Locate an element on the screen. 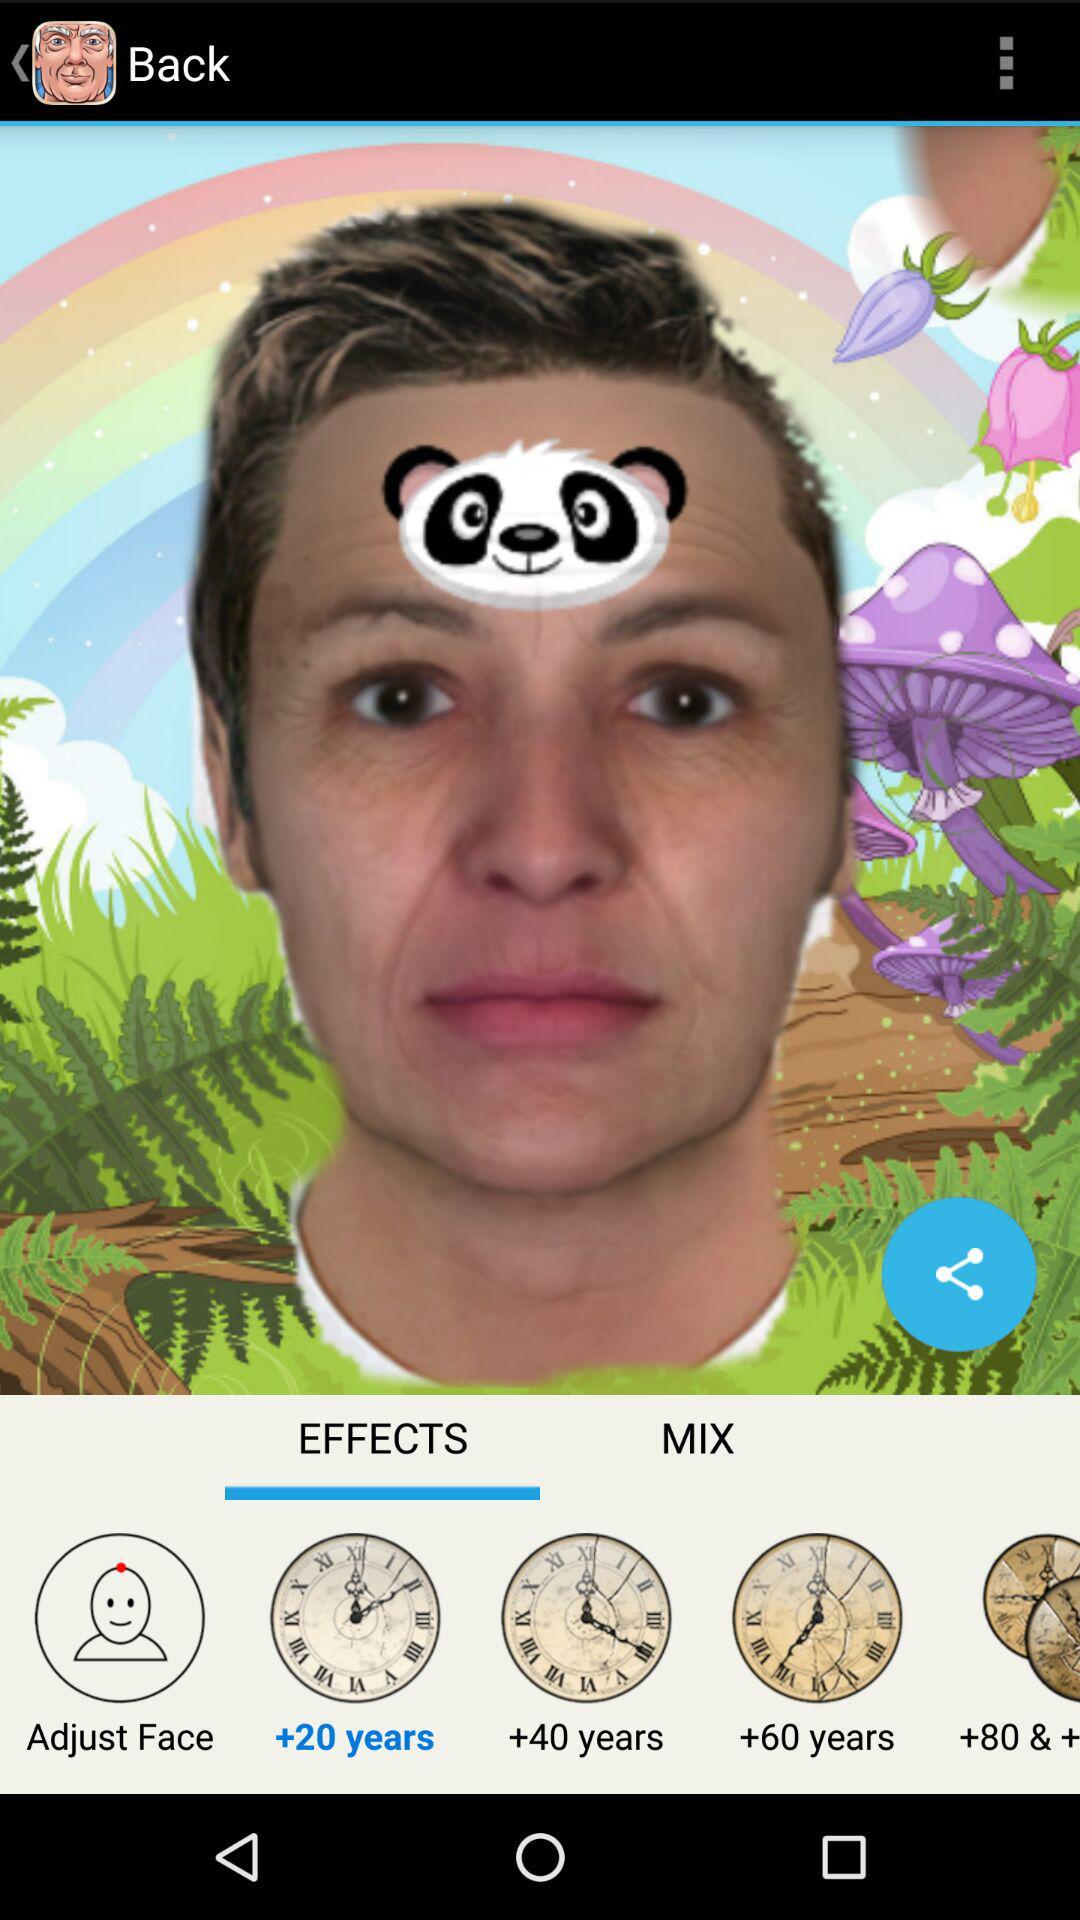 This screenshot has width=1080, height=1920. share photo is located at coordinates (958, 1273).